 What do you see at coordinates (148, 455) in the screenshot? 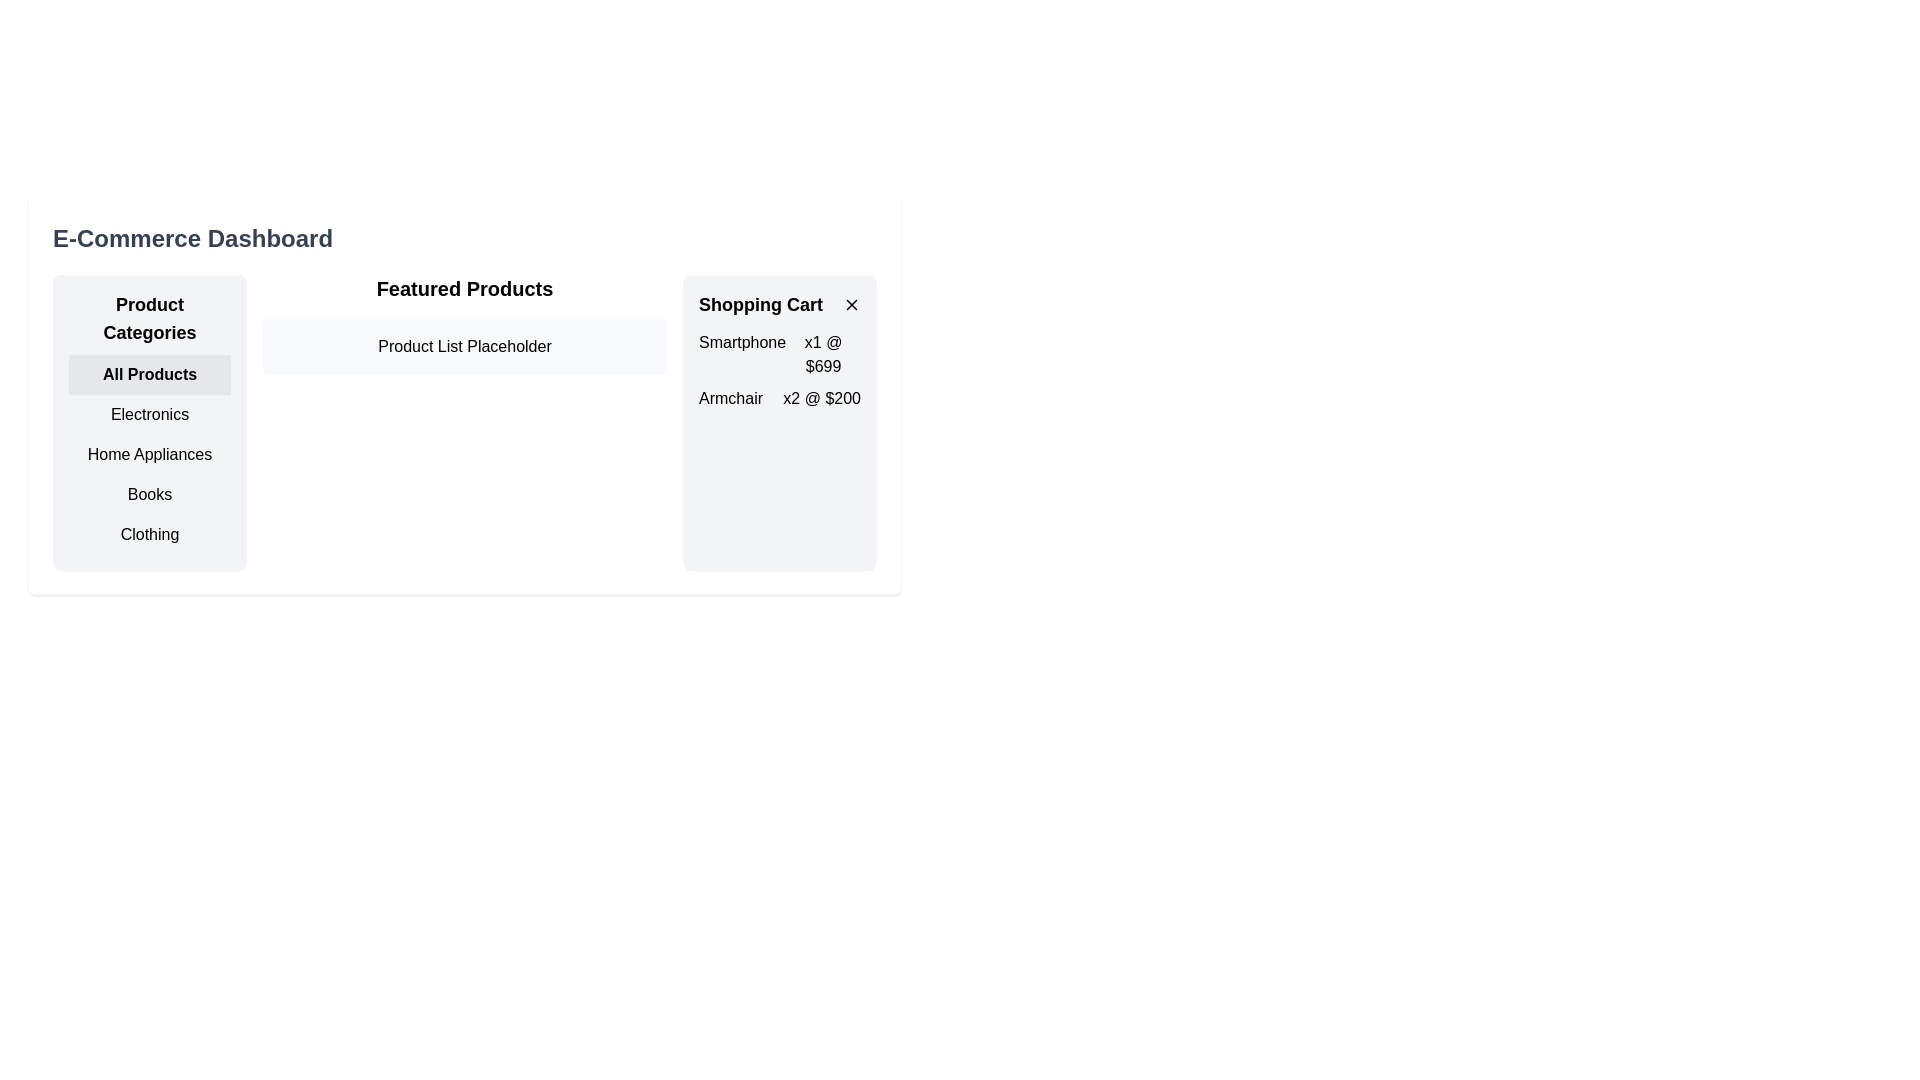
I see `the third list item labeled 'Home Appliances' in the Product Categories menu` at bounding box center [148, 455].